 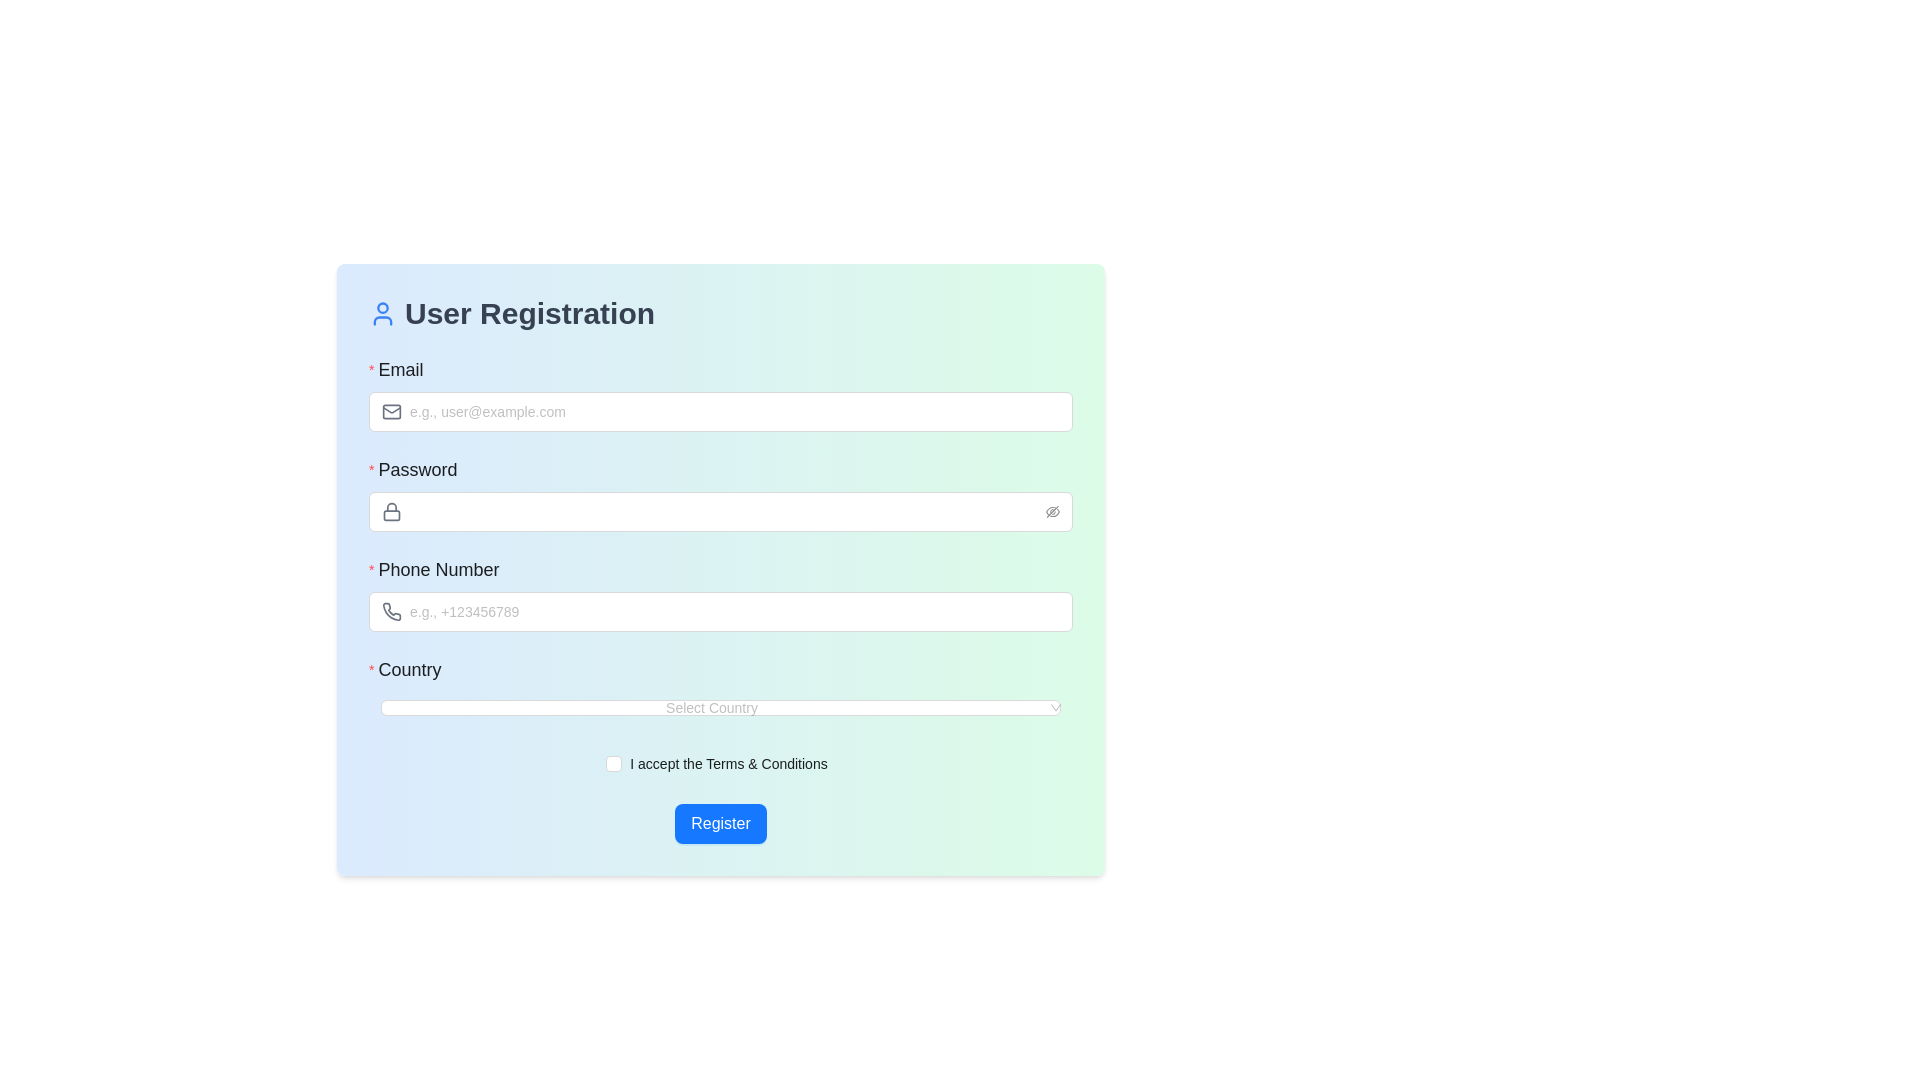 What do you see at coordinates (383, 308) in the screenshot?
I see `the decorative Icon component located near the top-left corner of the form, adjacent to the 'User Registration' header text` at bounding box center [383, 308].